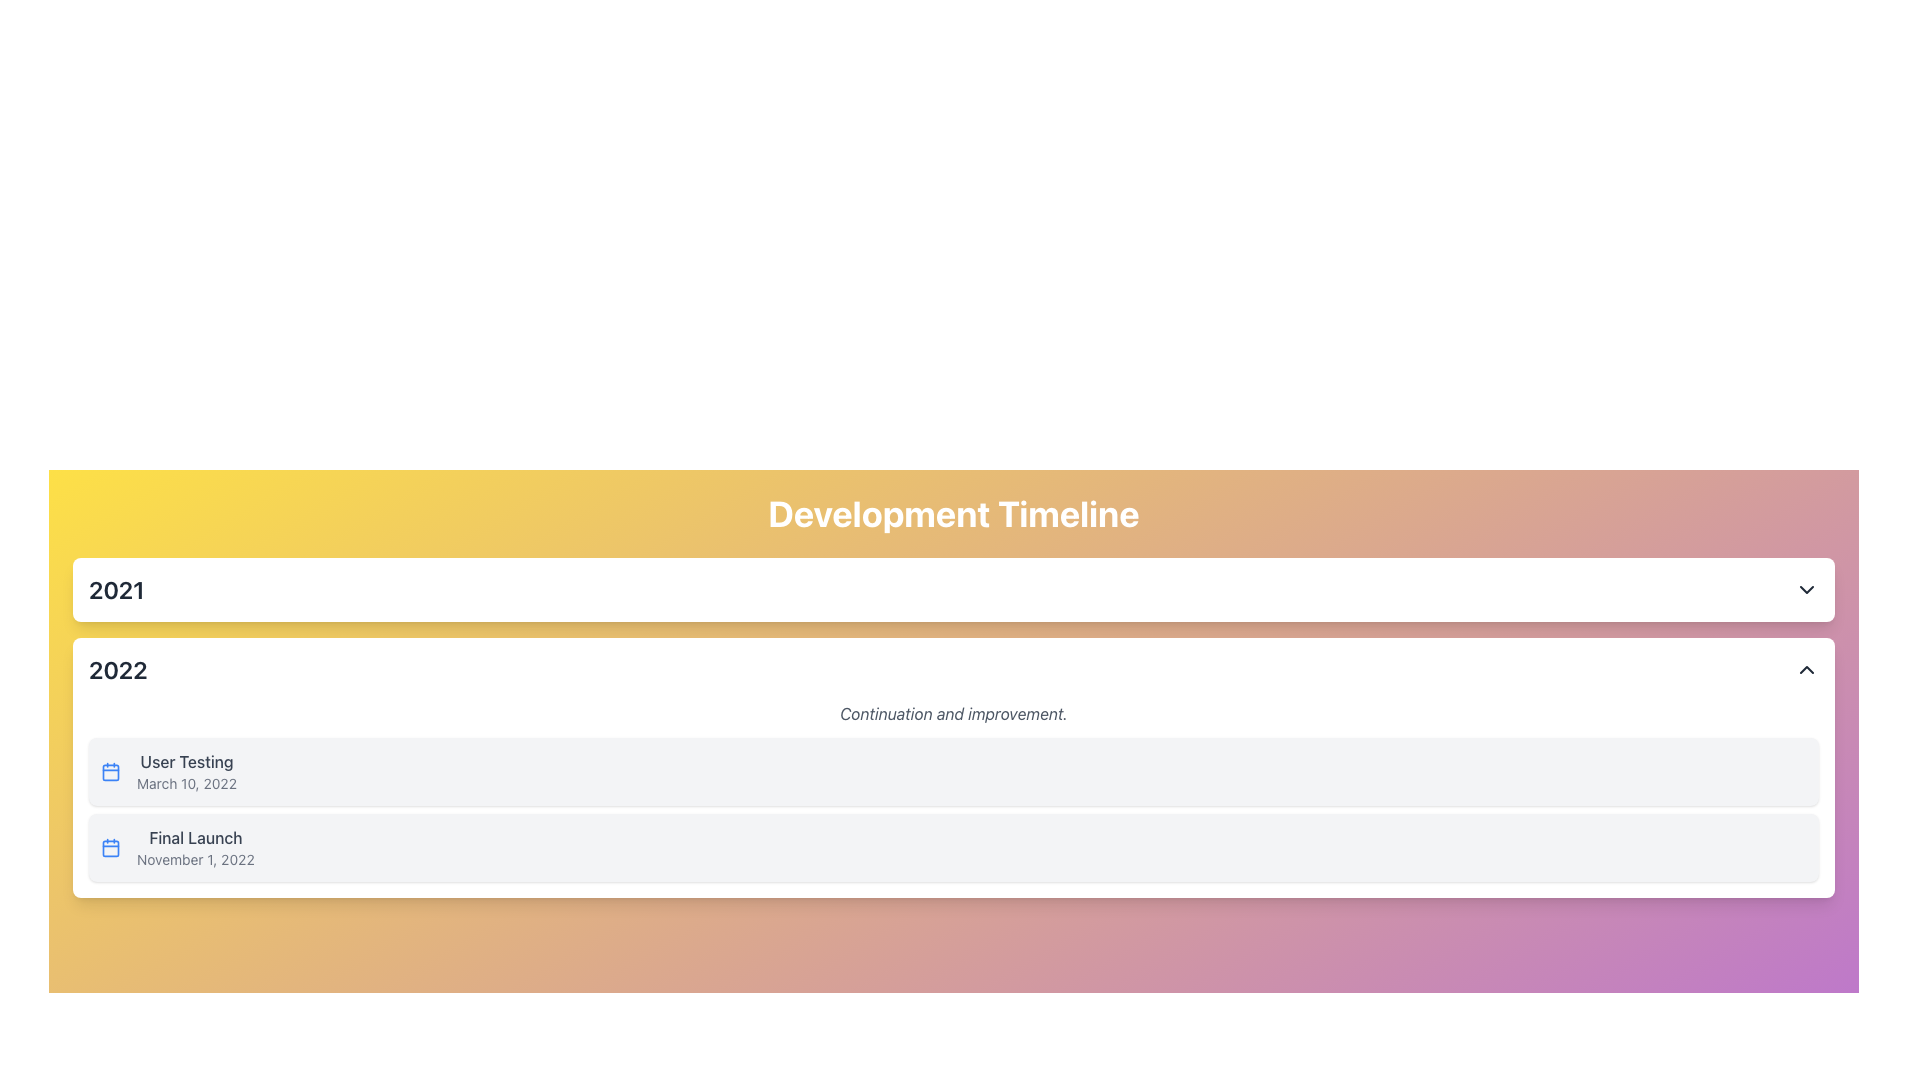  What do you see at coordinates (953, 848) in the screenshot?
I see `the Information Card that provides details about the 'Final Launch' event, which is the second entry in the vertical stack and appears below the 'User Testing' block` at bounding box center [953, 848].